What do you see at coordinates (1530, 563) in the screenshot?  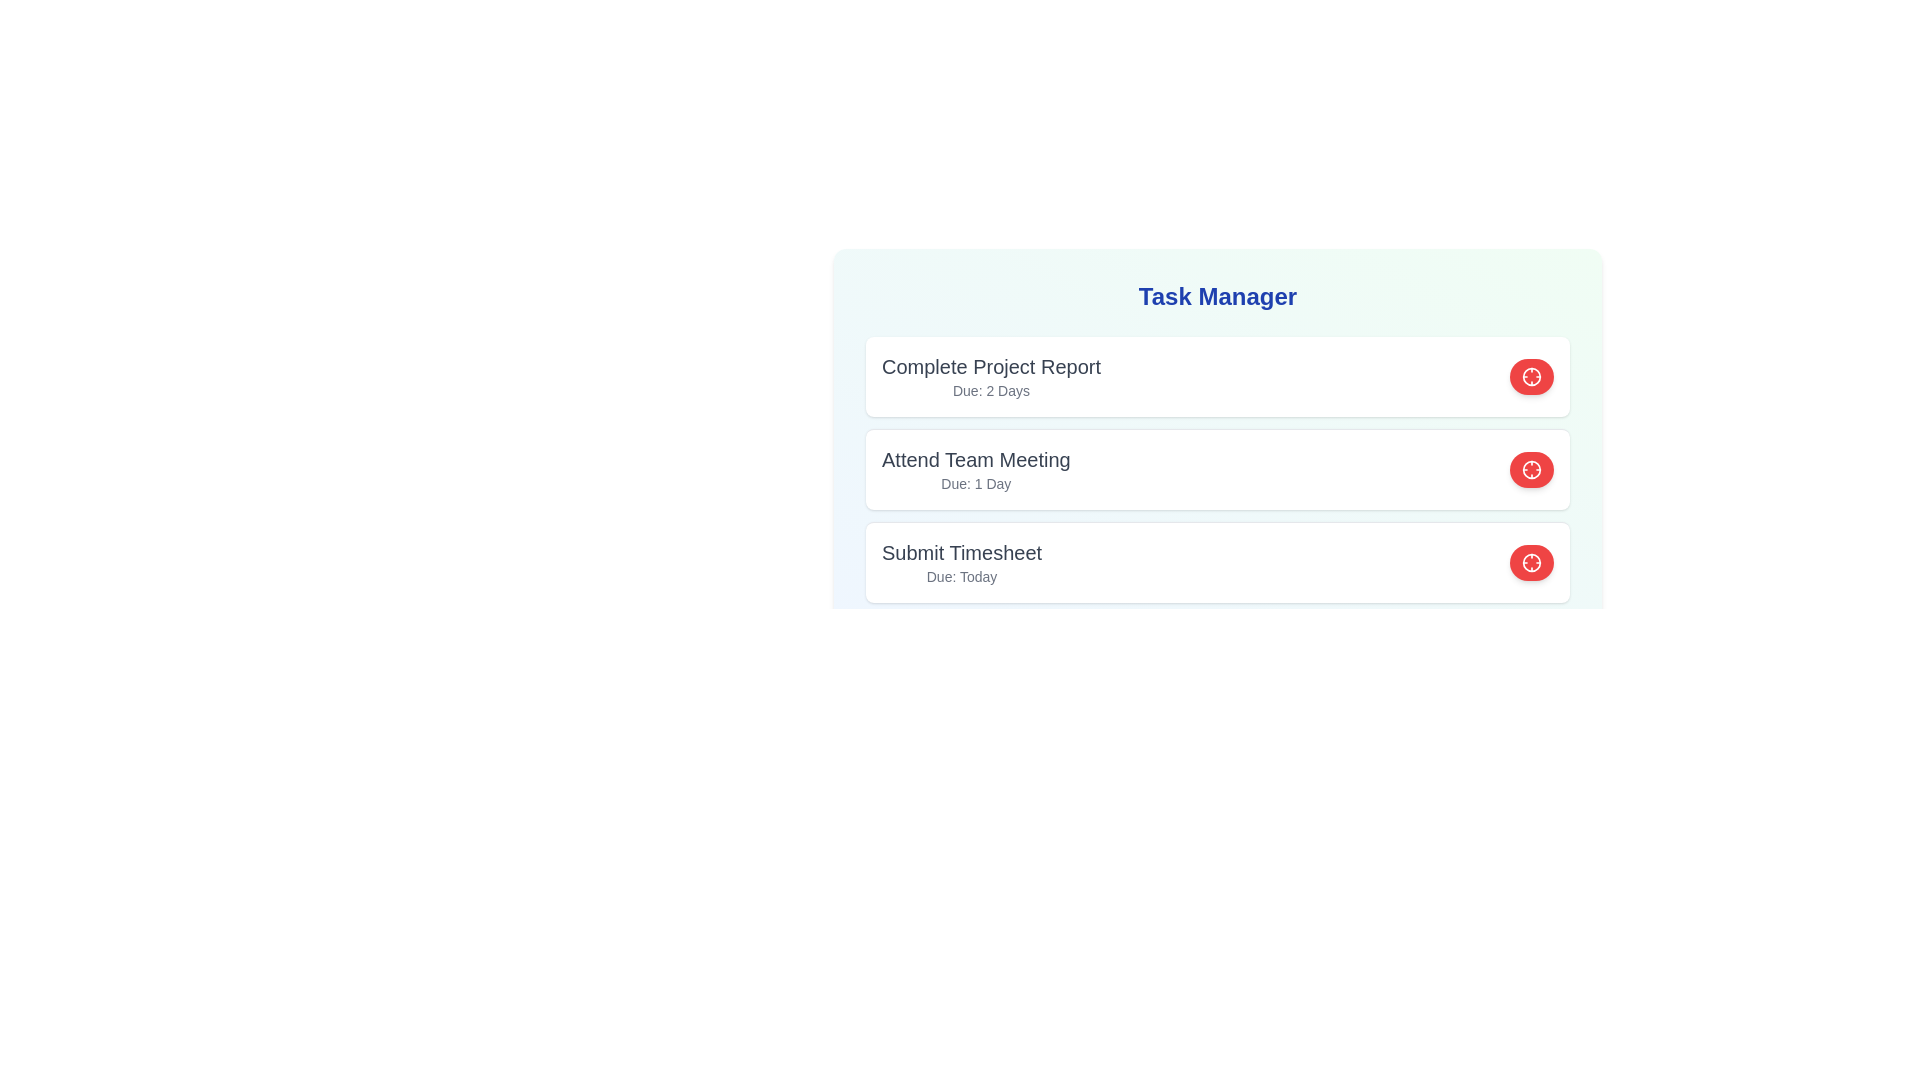 I see `the red circular button-like icon located on the far-right side of the third item` at bounding box center [1530, 563].